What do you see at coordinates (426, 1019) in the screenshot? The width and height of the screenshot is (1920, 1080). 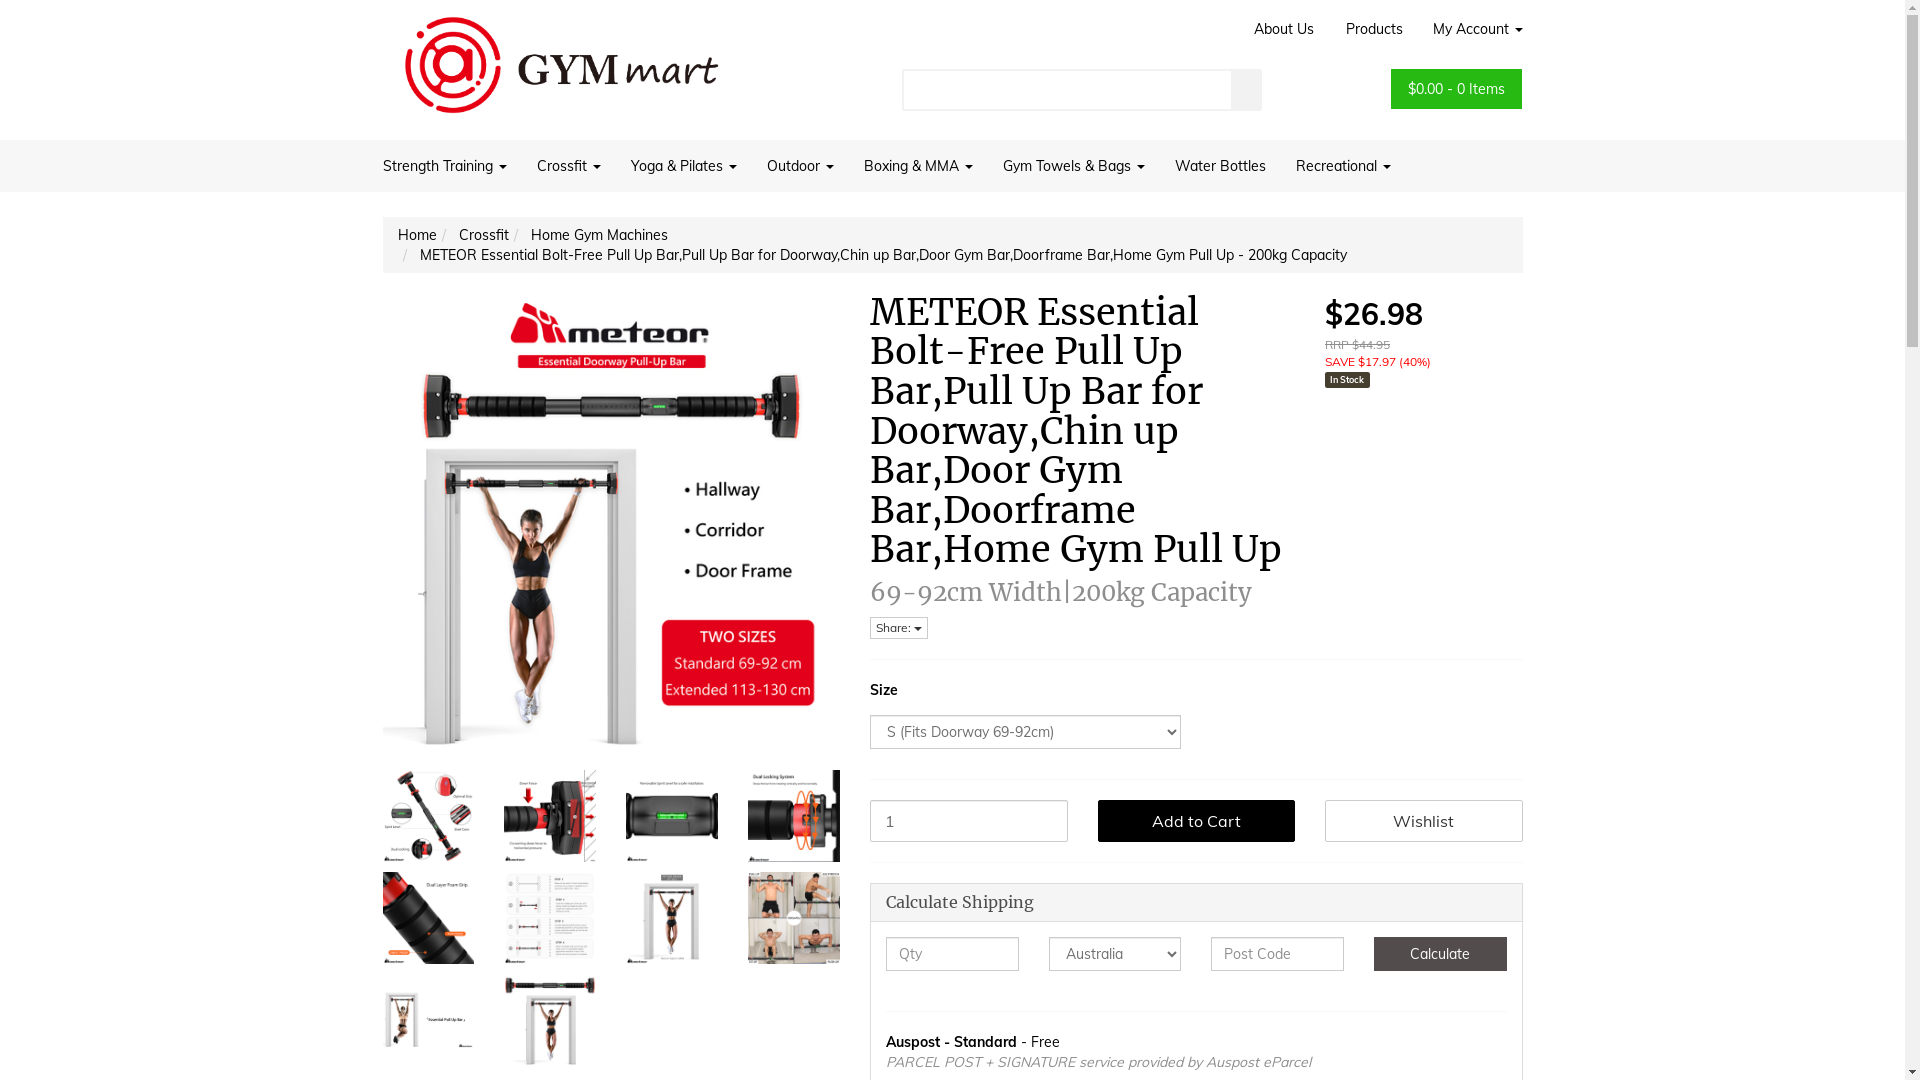 I see `'Large View'` at bounding box center [426, 1019].